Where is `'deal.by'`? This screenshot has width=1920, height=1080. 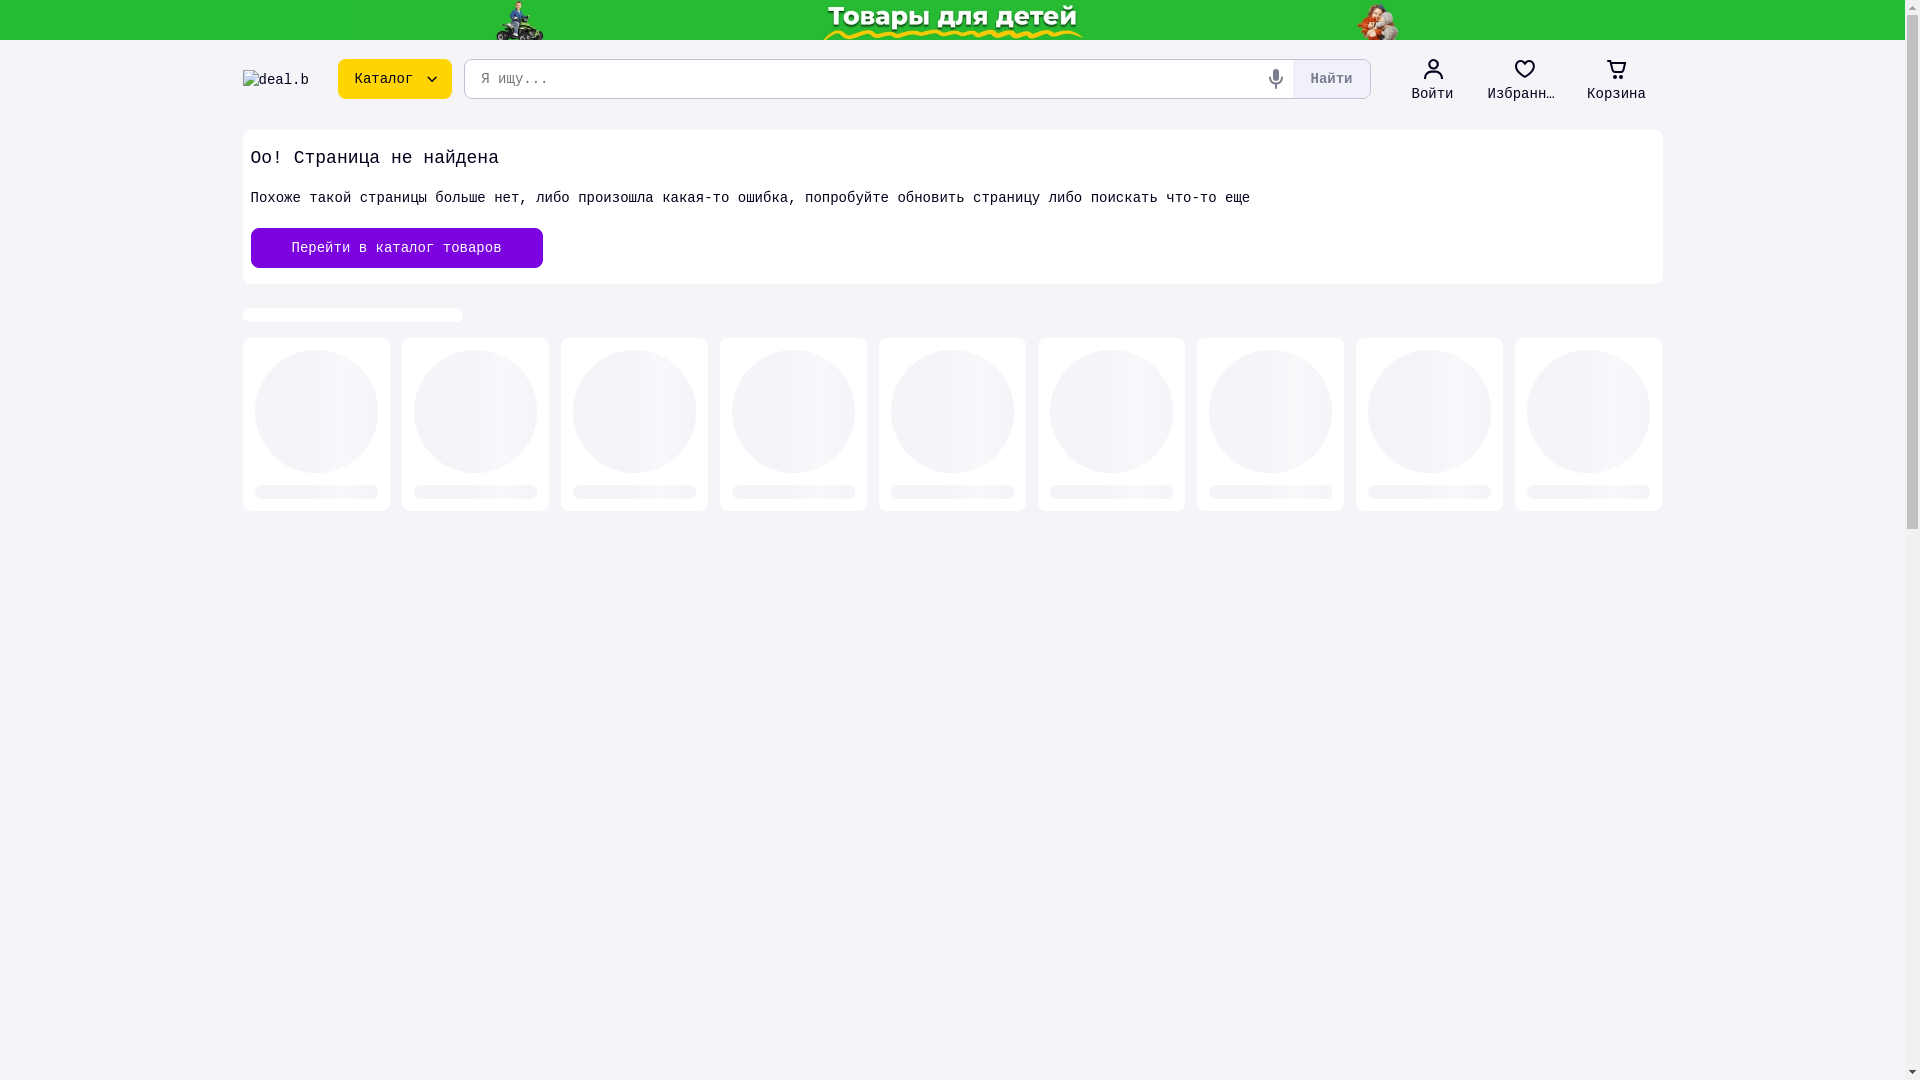 'deal.by' is located at coordinates (274, 77).